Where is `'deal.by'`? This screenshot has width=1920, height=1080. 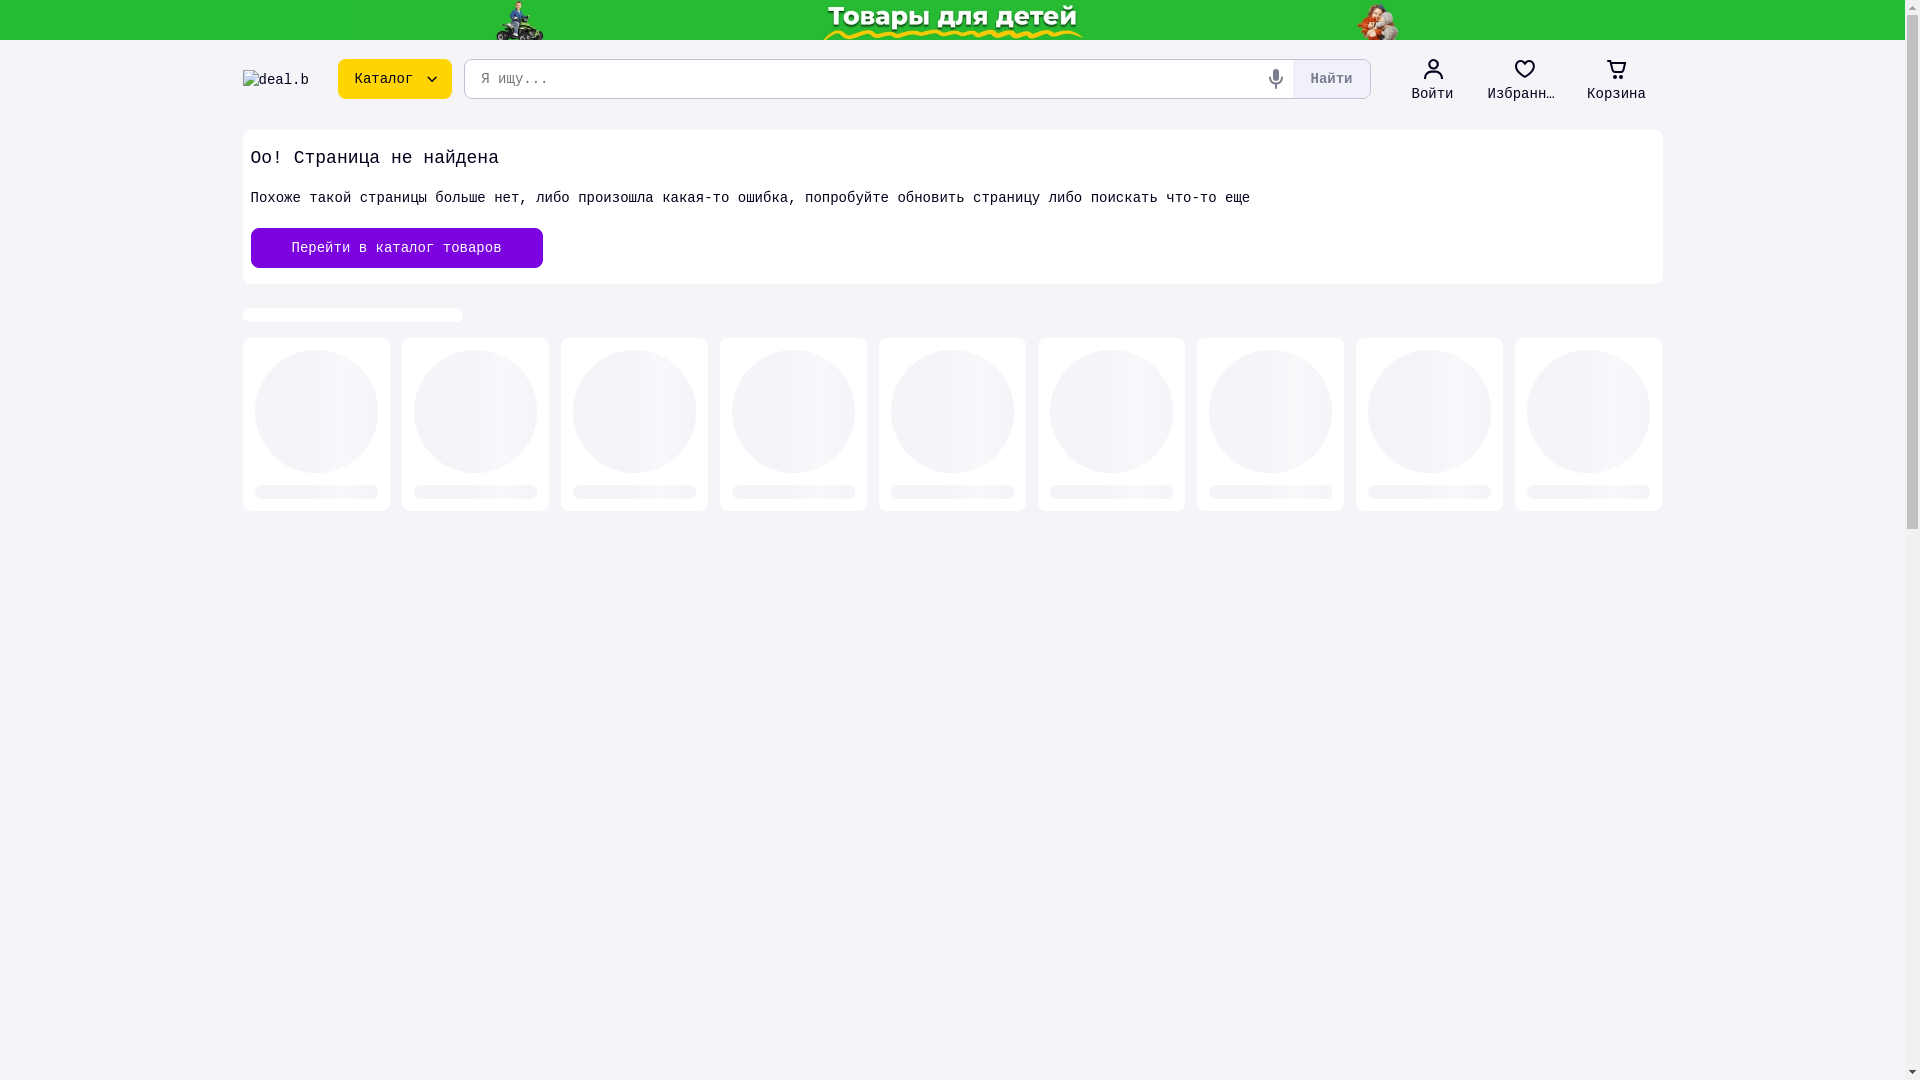 'deal.by' is located at coordinates (274, 77).